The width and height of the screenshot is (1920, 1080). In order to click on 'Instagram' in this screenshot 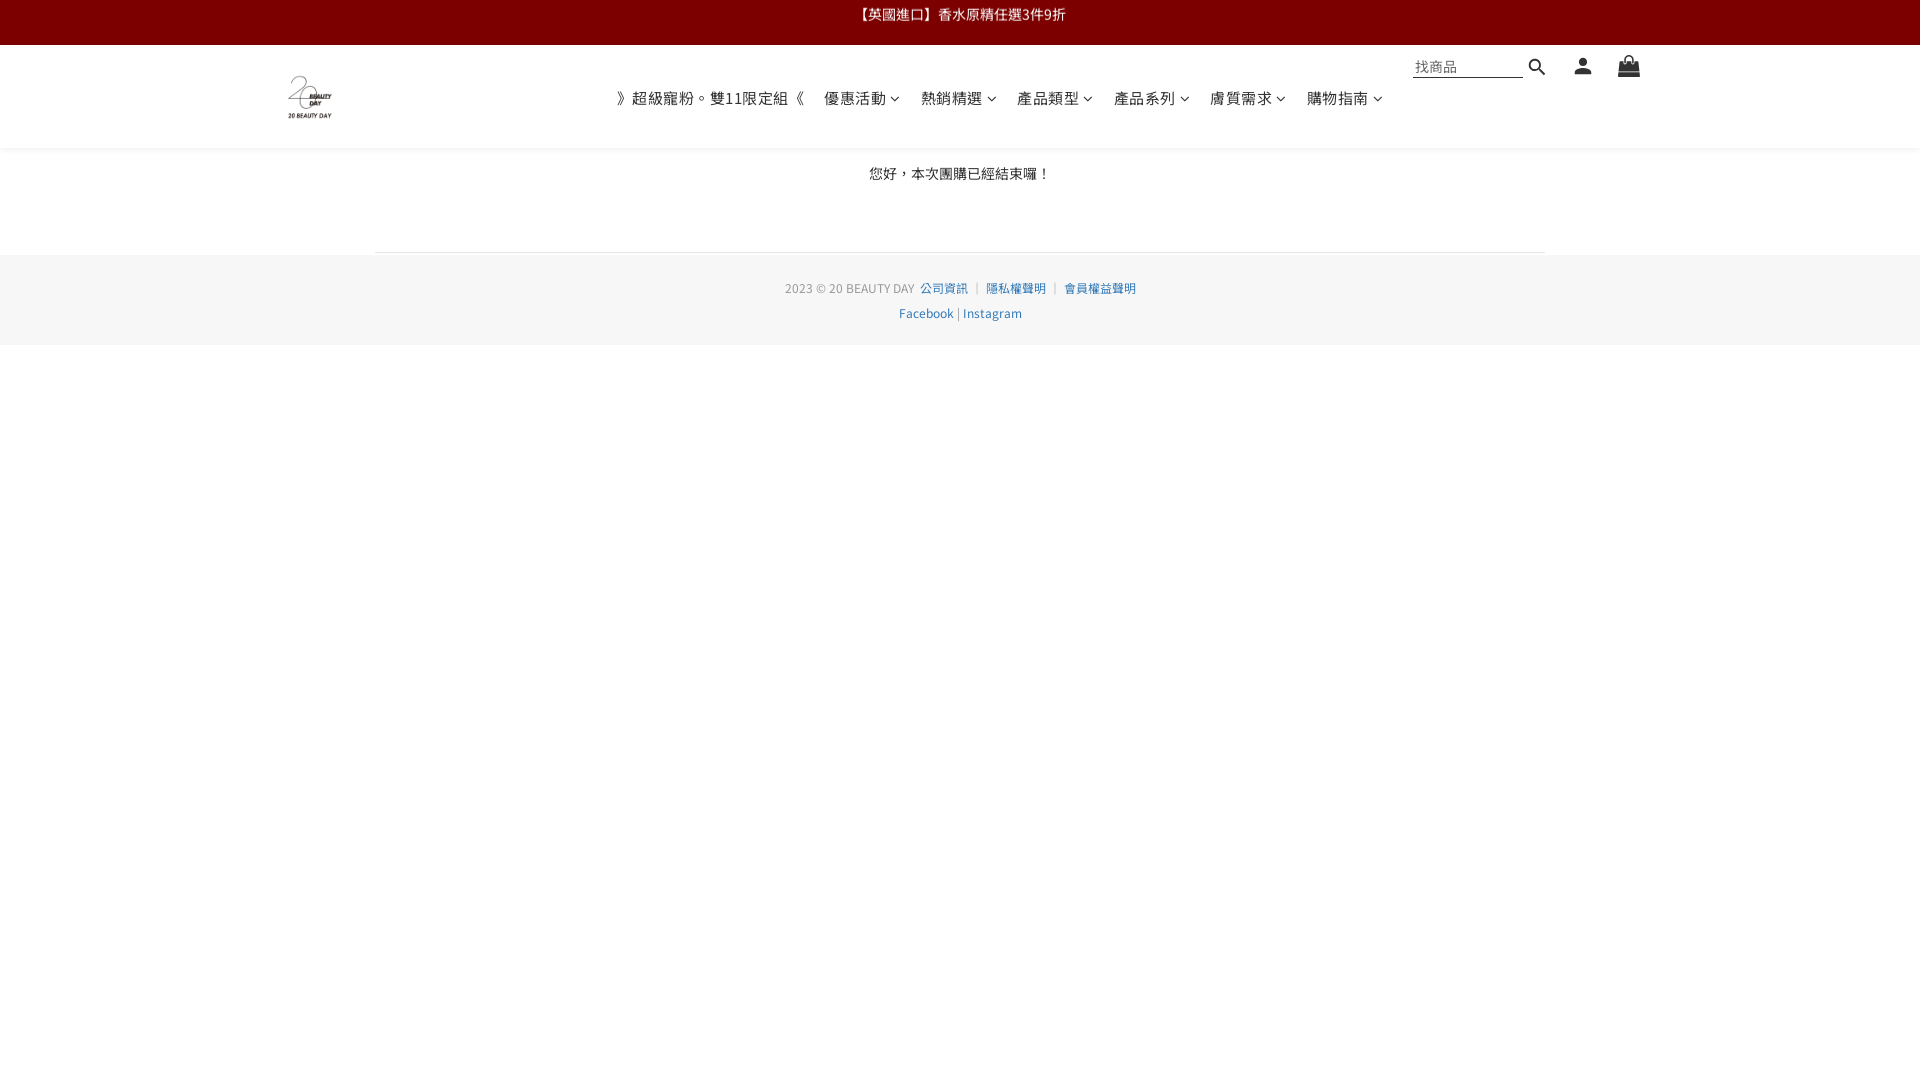, I will do `click(990, 312)`.